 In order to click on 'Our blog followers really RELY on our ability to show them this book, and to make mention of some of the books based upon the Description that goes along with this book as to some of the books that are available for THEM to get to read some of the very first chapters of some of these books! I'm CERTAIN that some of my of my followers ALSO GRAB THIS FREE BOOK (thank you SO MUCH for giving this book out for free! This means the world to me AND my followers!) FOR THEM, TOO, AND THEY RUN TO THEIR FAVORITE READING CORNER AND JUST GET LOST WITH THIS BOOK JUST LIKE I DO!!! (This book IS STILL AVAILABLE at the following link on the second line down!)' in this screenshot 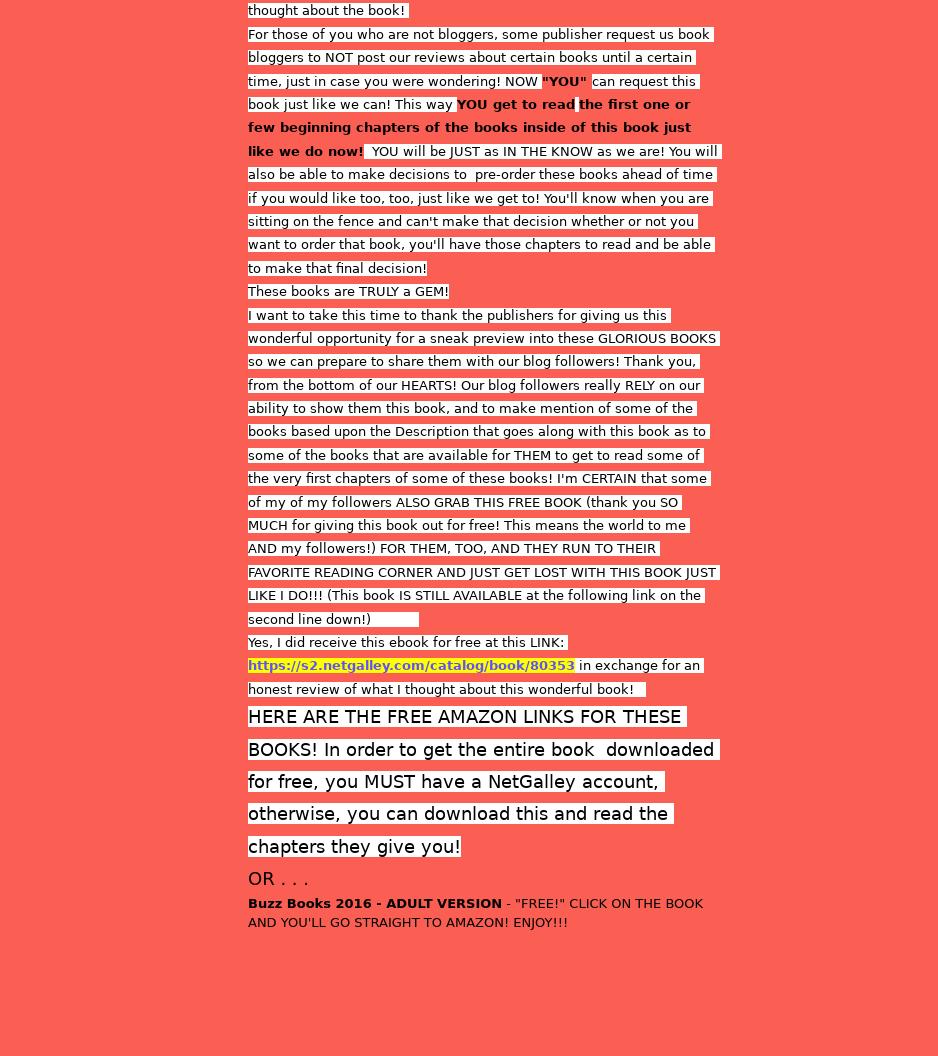, I will do `click(247, 500)`.